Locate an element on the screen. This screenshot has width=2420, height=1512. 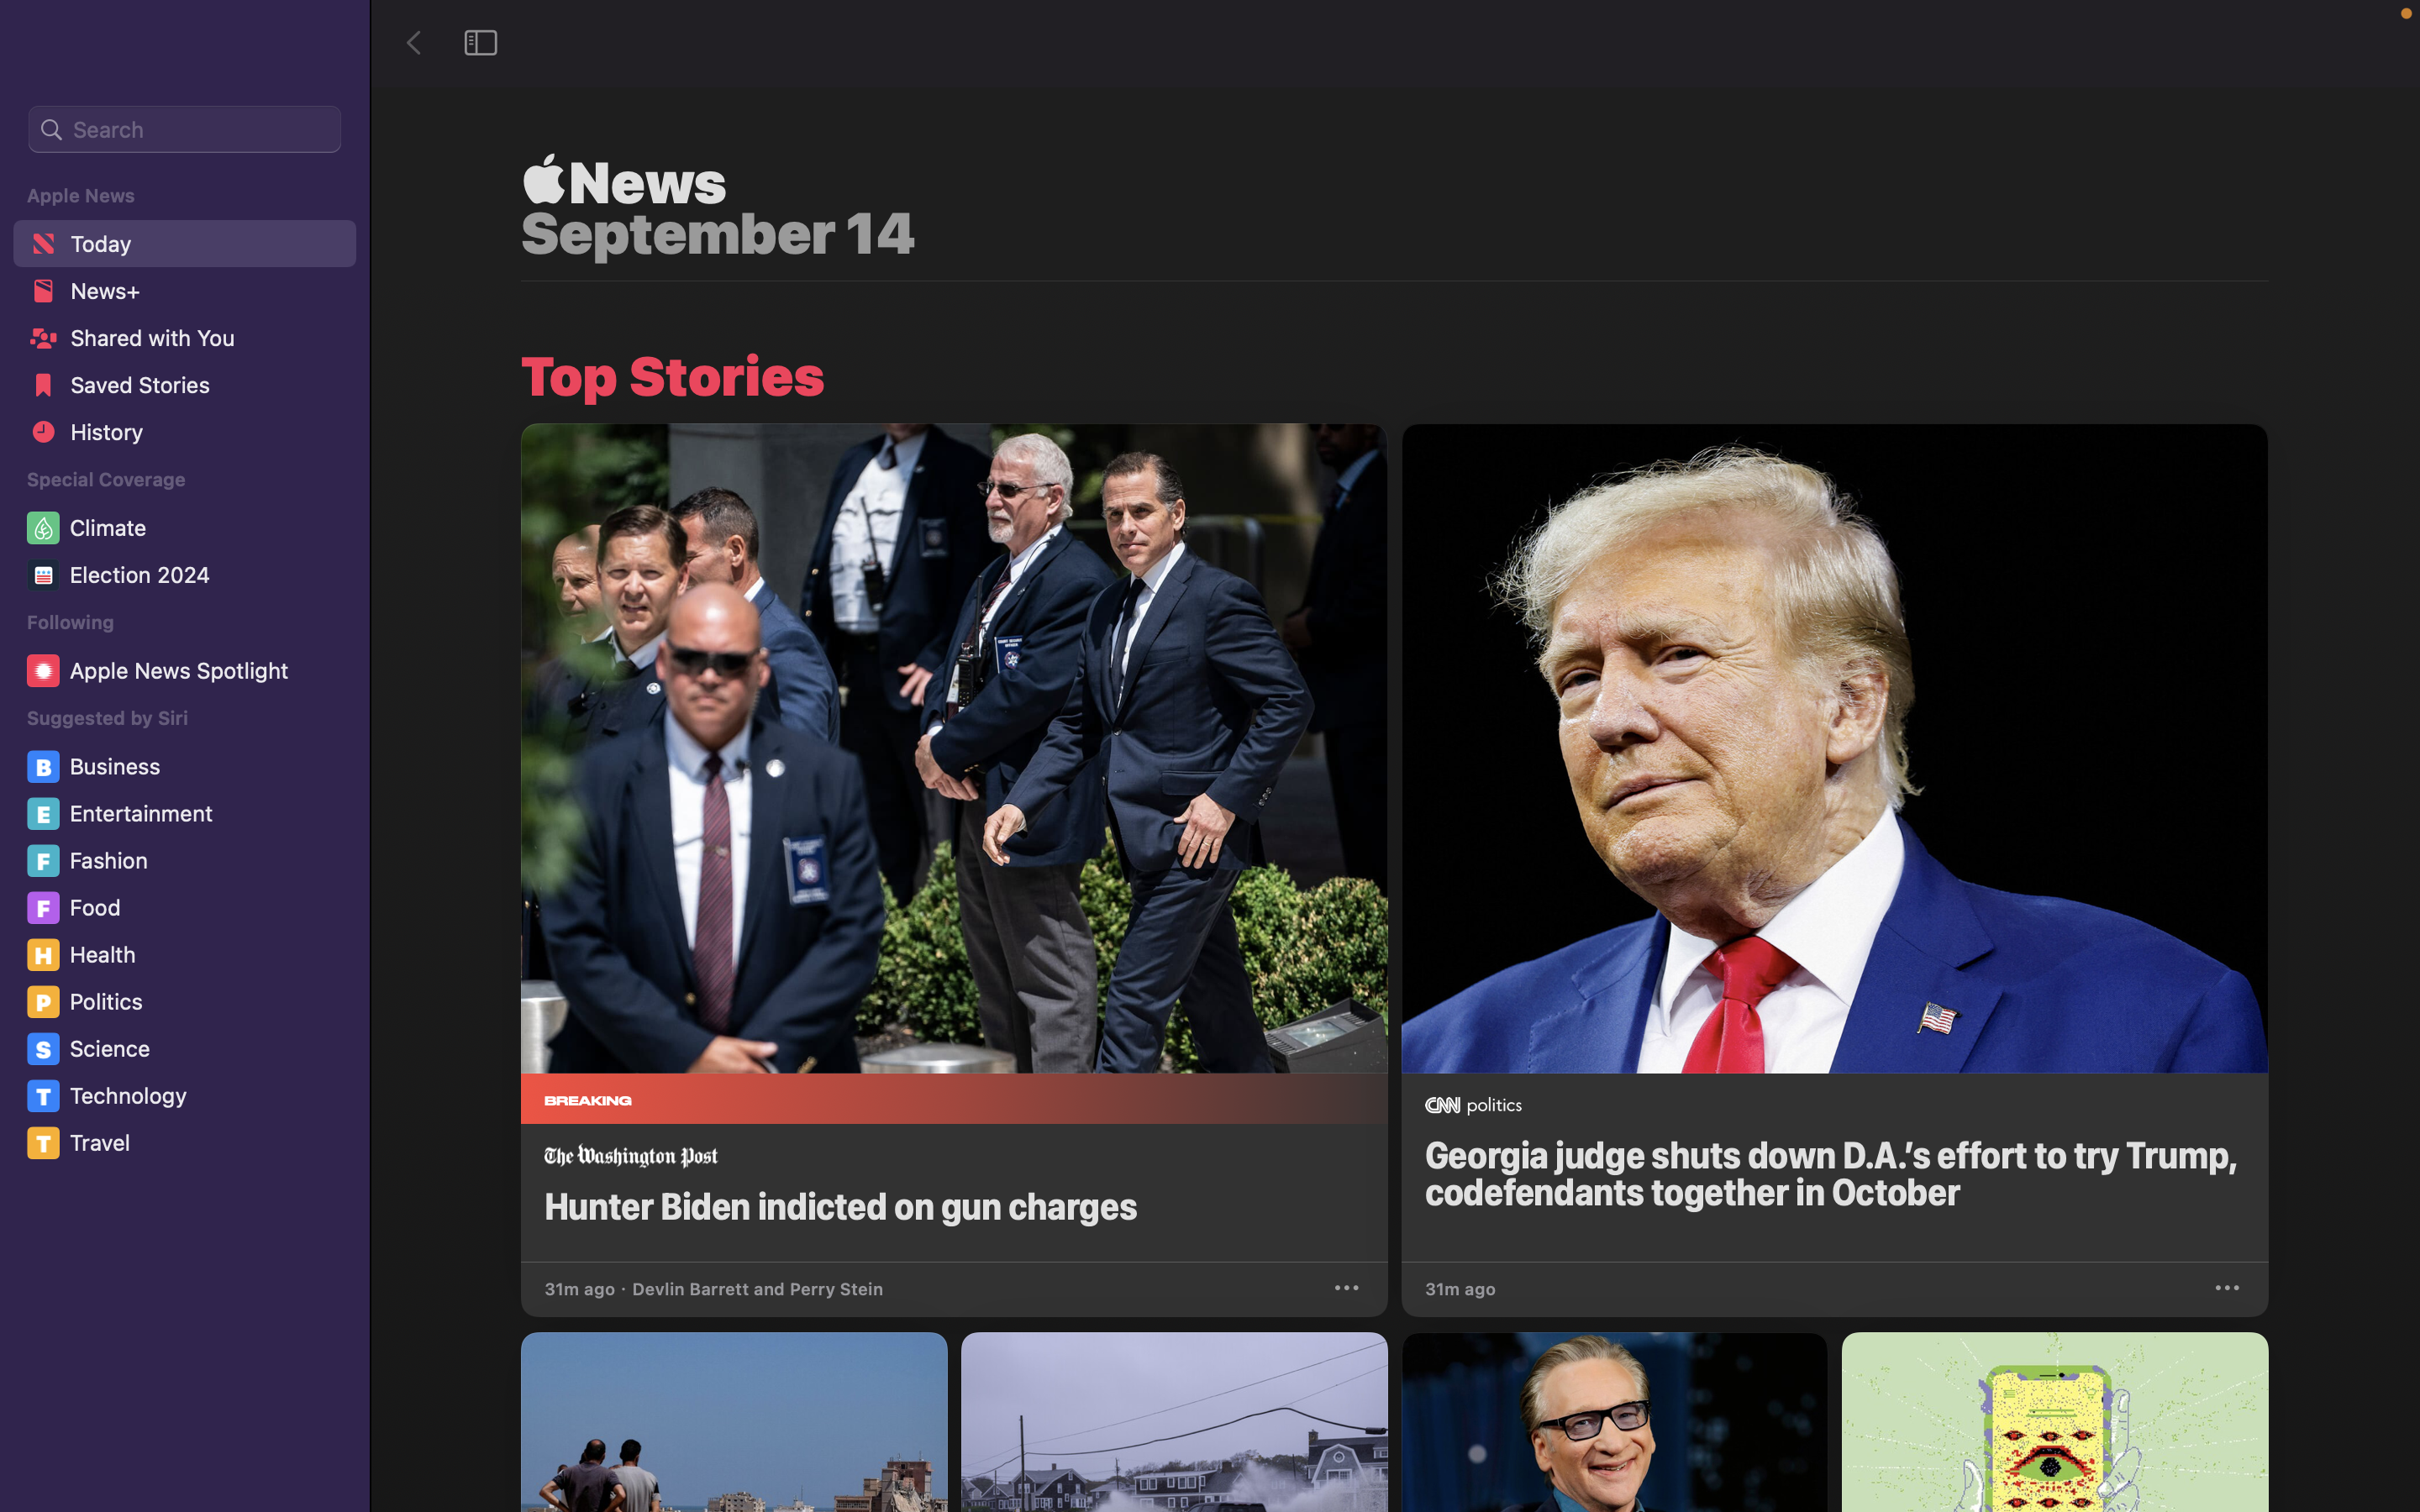
and click on the "Entertainment" segment is located at coordinates (187, 814).